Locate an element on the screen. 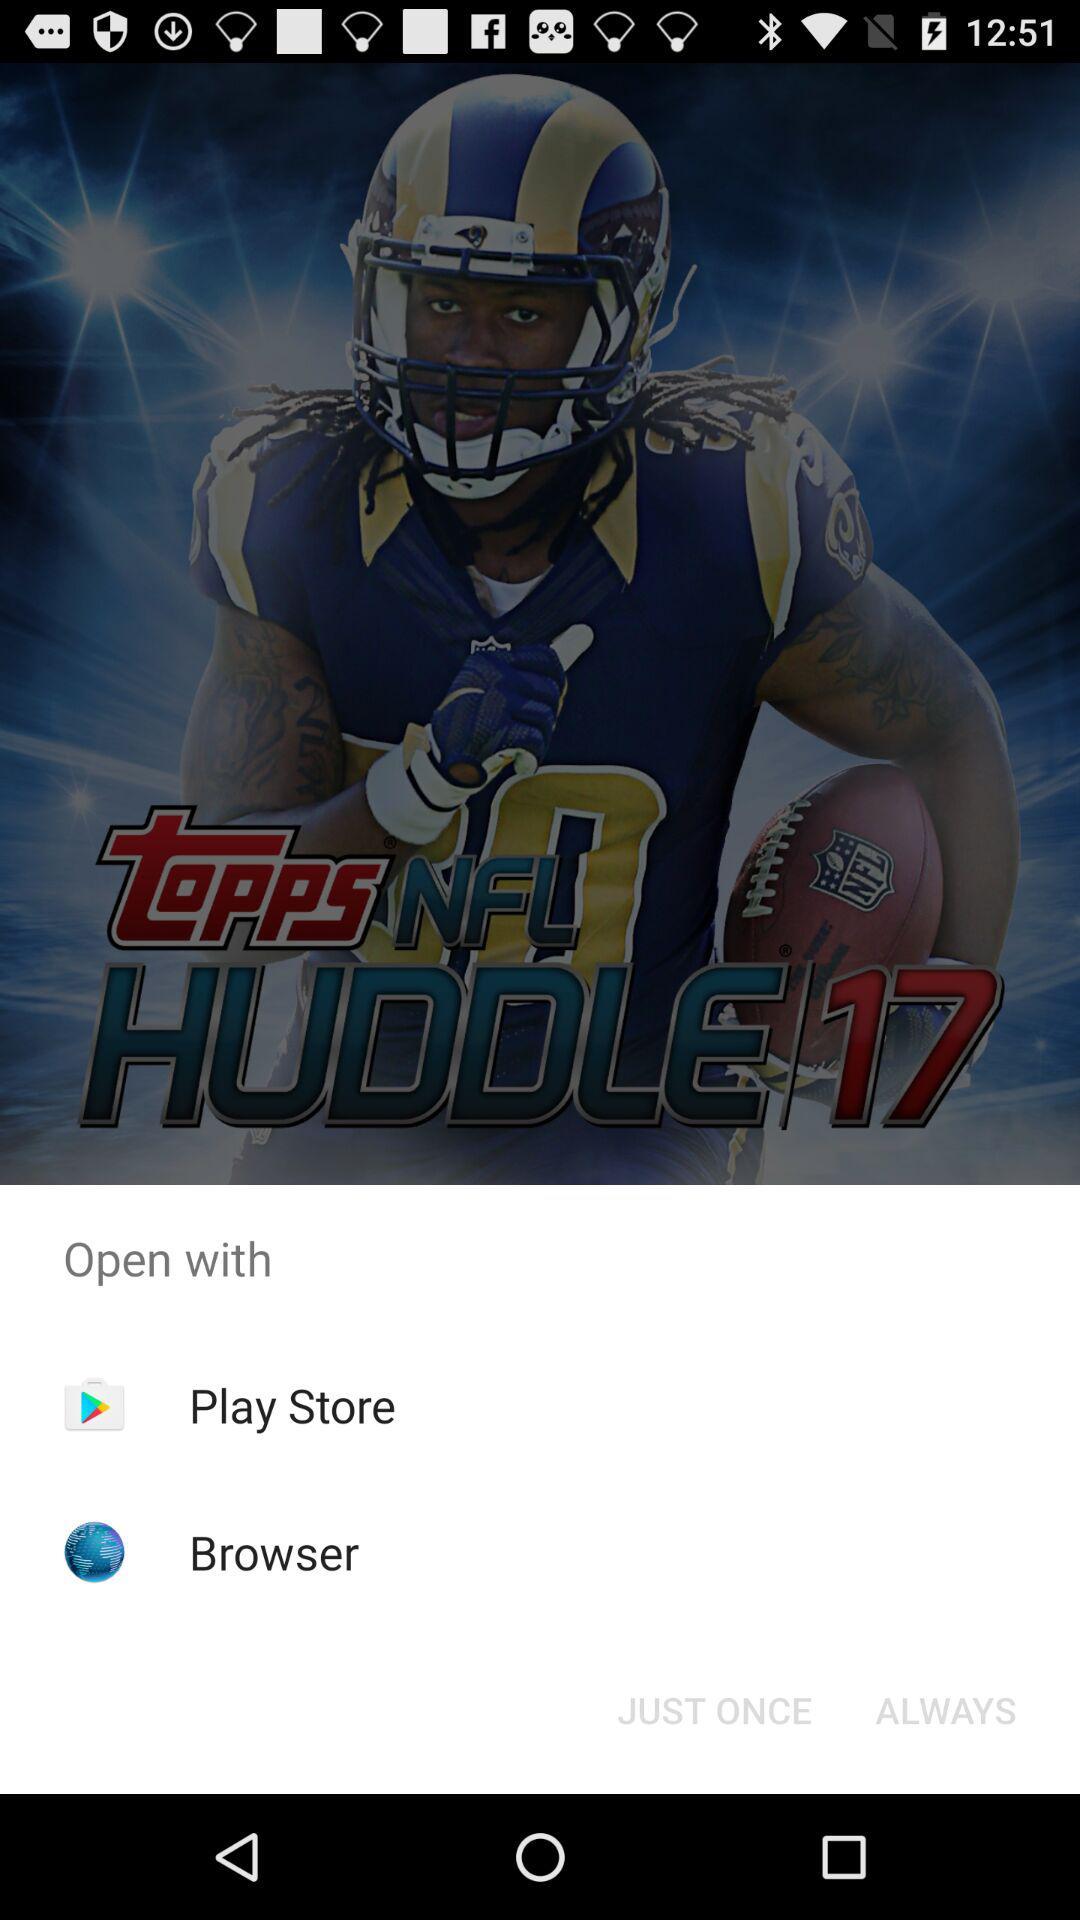  the always button is located at coordinates (945, 1708).